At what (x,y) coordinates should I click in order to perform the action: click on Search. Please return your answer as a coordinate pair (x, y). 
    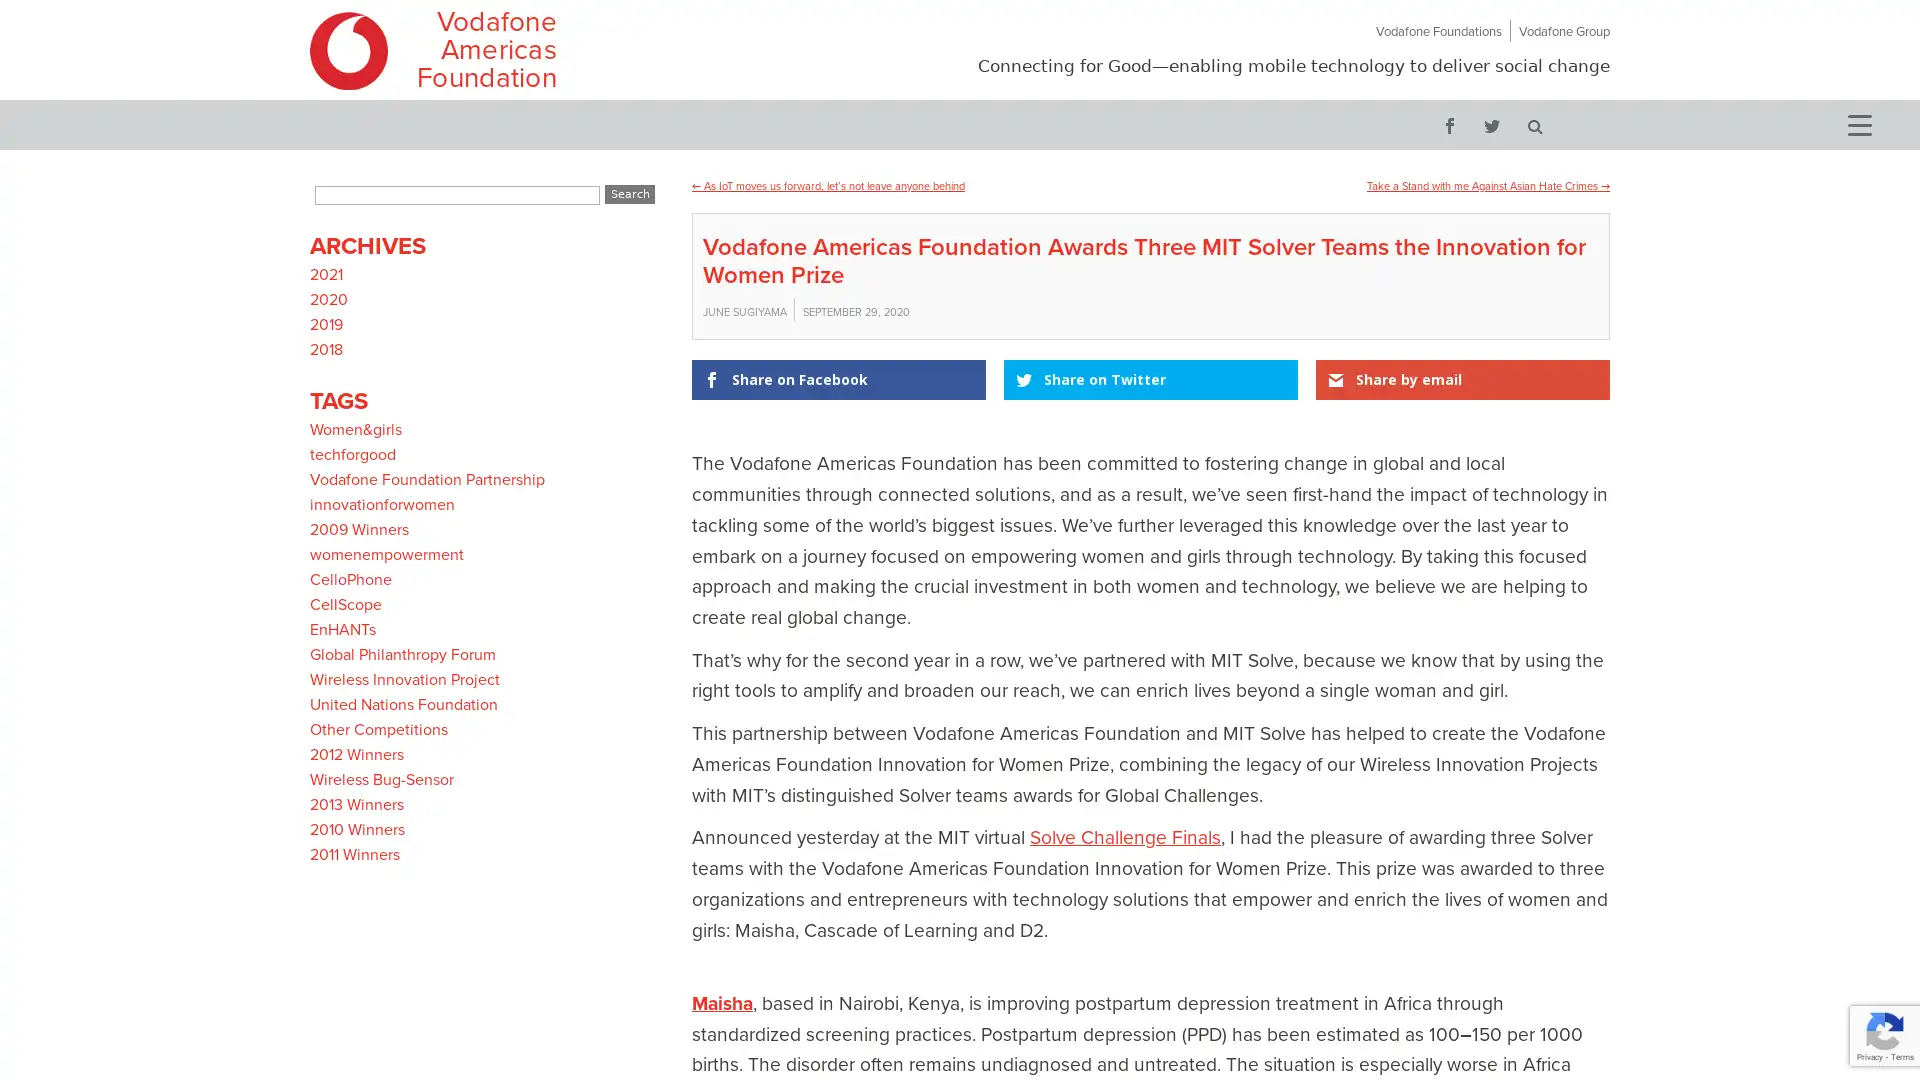
    Looking at the image, I should click on (628, 194).